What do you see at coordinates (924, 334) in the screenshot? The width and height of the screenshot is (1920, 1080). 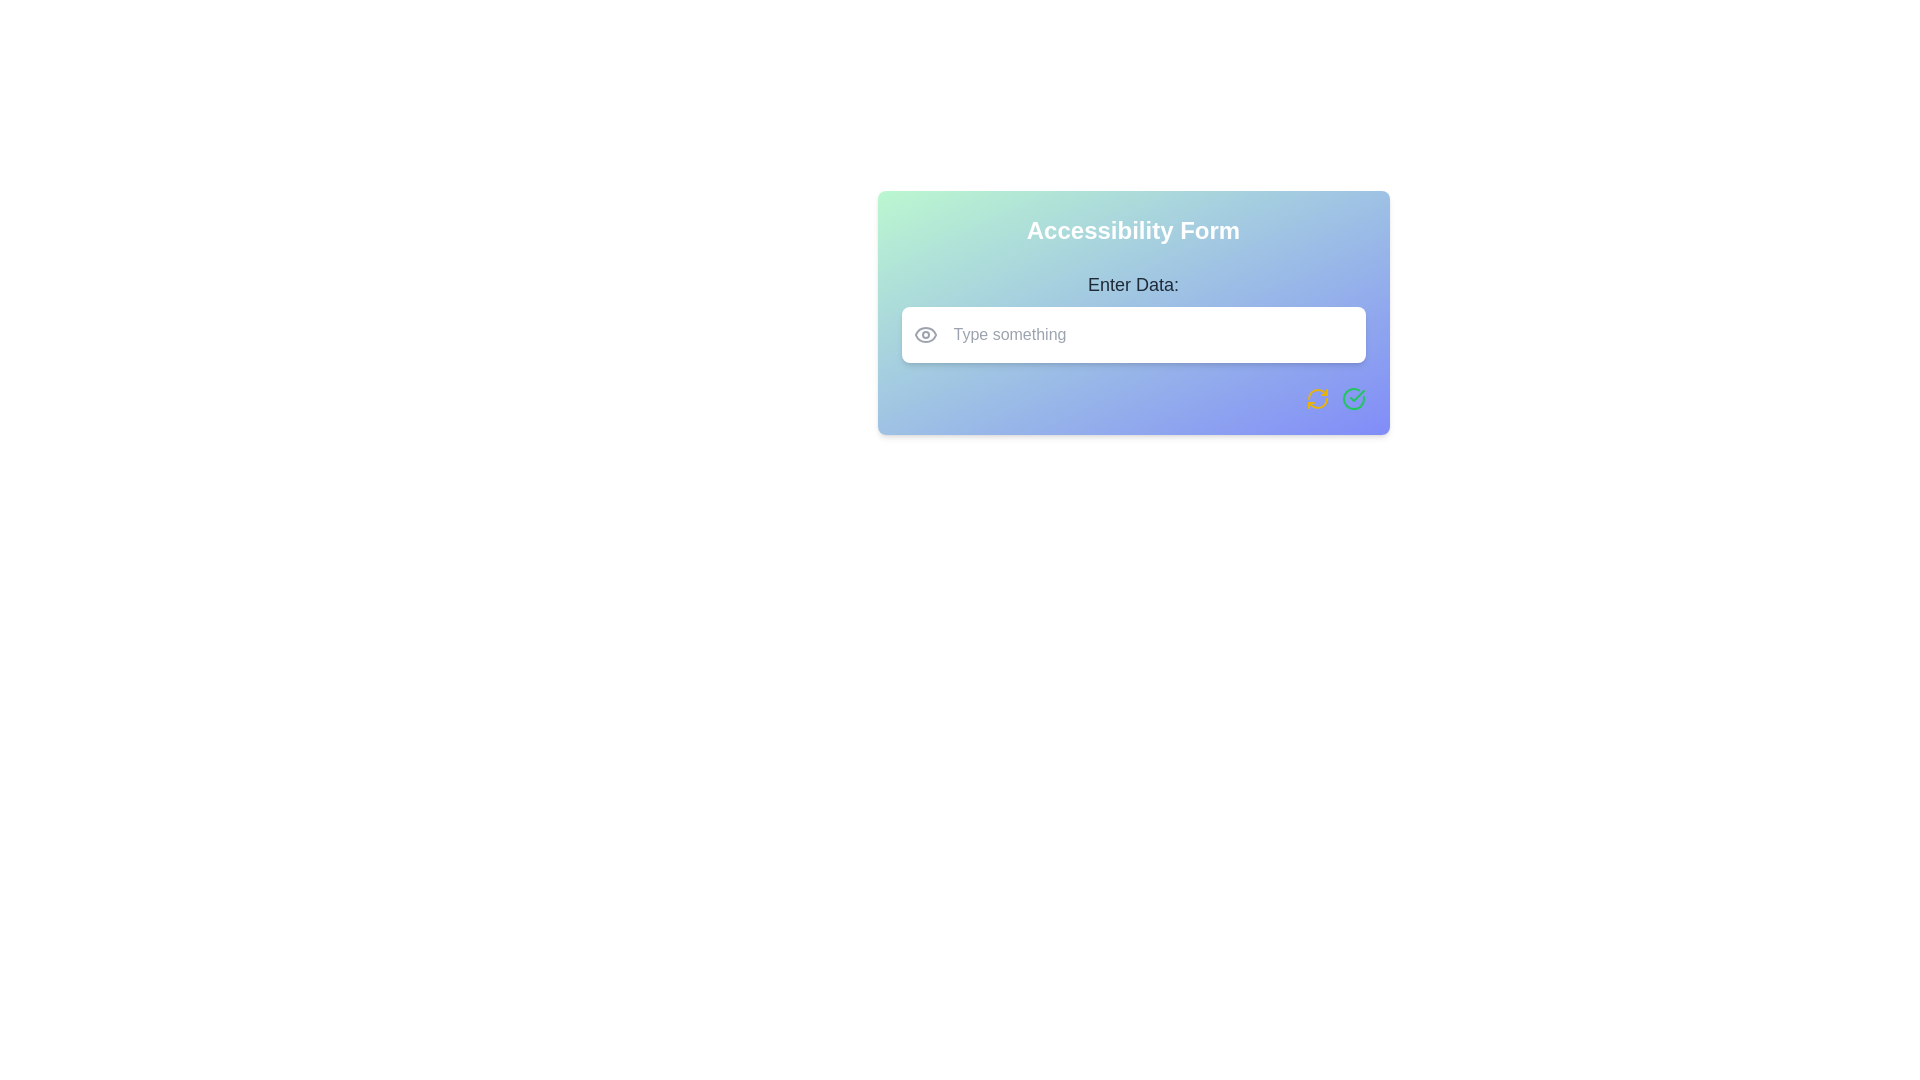 I see `the circular gray eye icon located to the far left within the rectangular box containing the input field` at bounding box center [924, 334].